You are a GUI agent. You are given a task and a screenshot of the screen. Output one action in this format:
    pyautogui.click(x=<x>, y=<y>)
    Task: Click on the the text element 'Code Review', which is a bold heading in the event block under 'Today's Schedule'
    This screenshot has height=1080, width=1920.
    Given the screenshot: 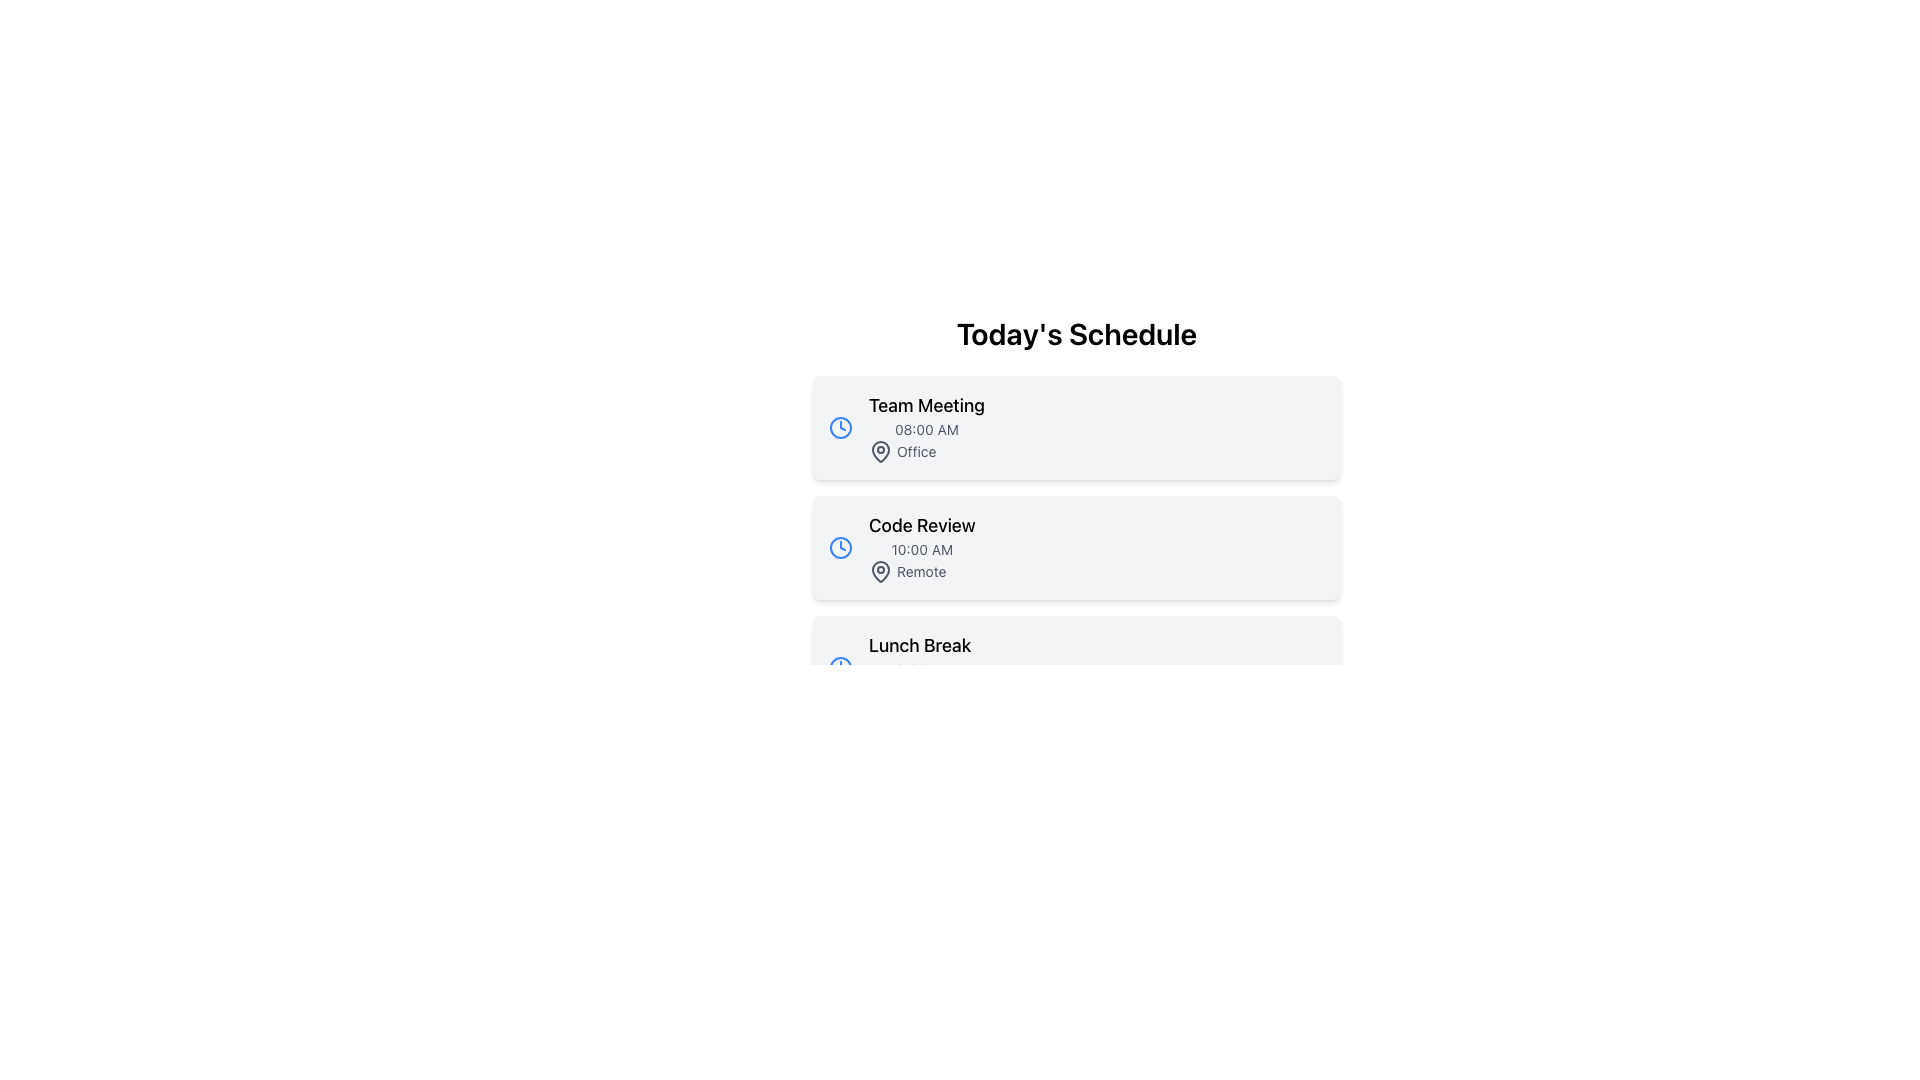 What is the action you would take?
    pyautogui.click(x=921, y=524)
    